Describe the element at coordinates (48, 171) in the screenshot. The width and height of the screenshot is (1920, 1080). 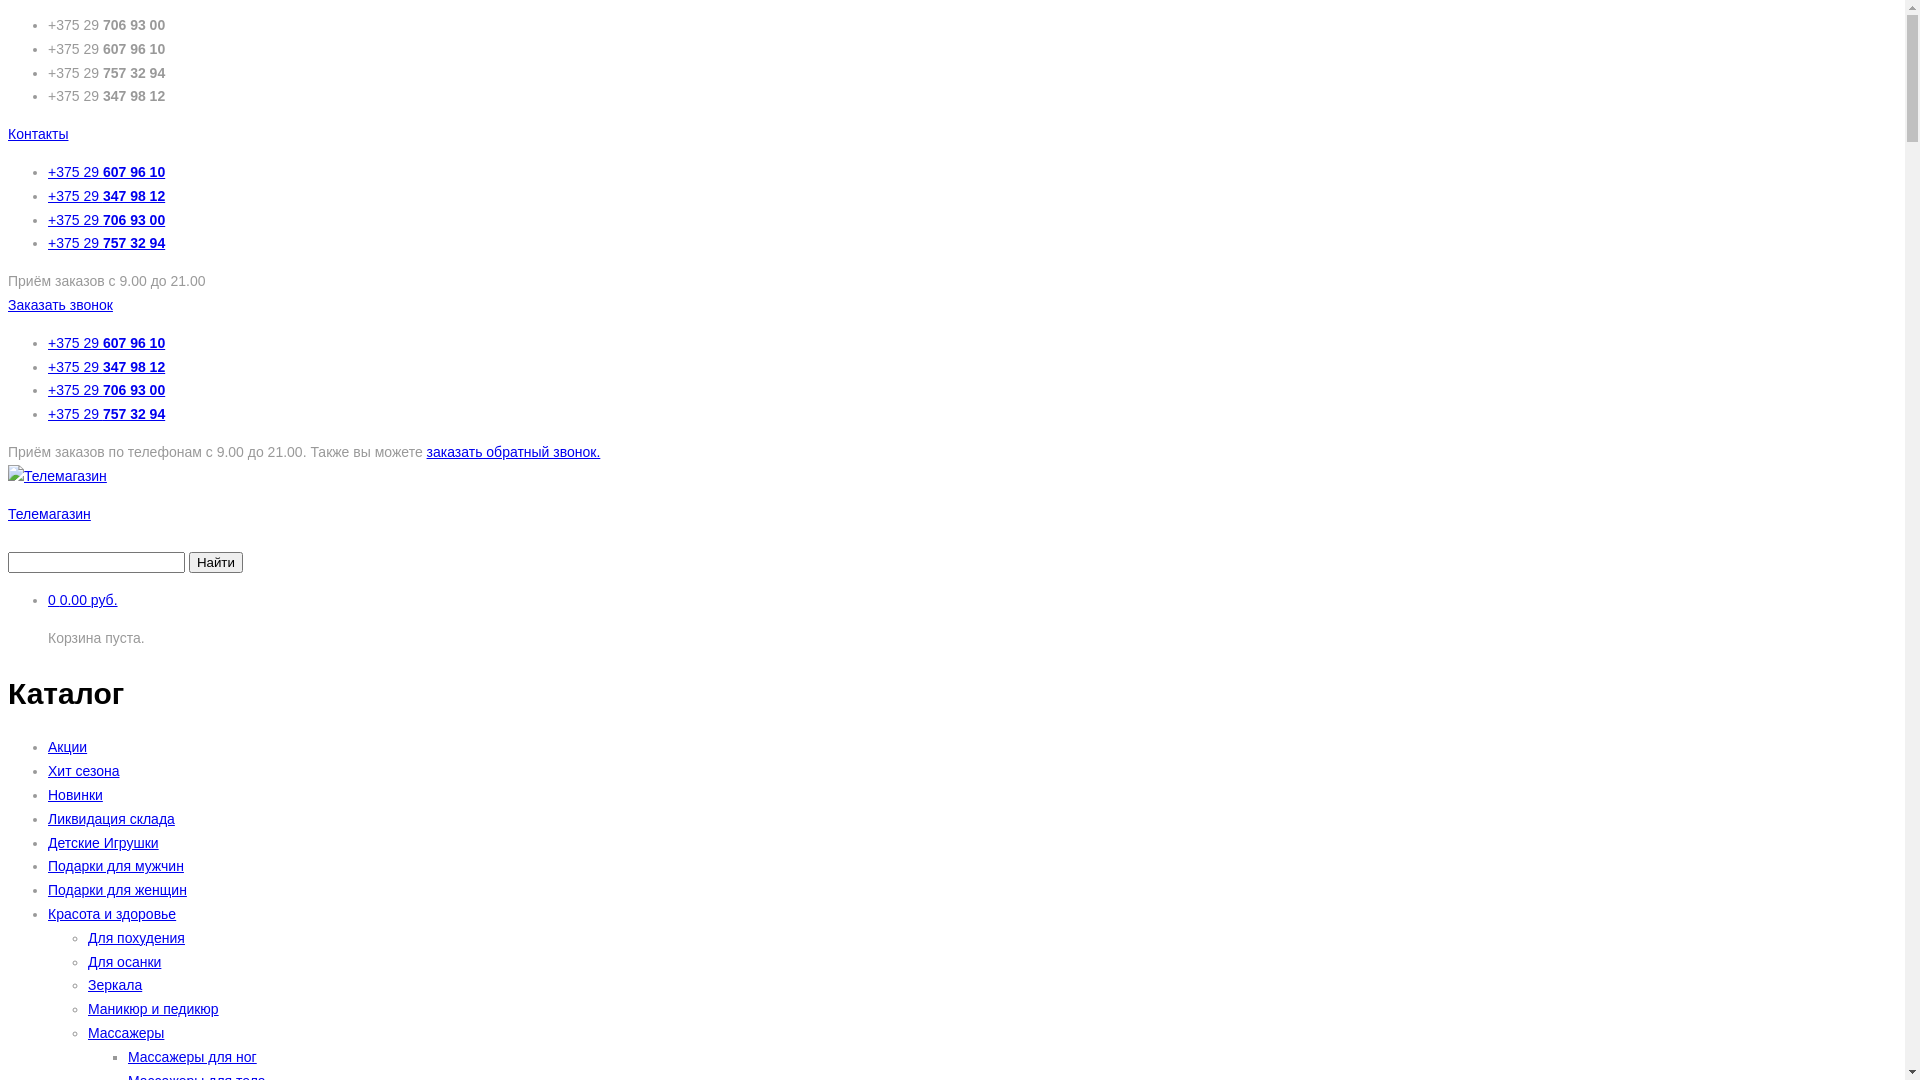
I see `'+375 29 607 96 10'` at that location.